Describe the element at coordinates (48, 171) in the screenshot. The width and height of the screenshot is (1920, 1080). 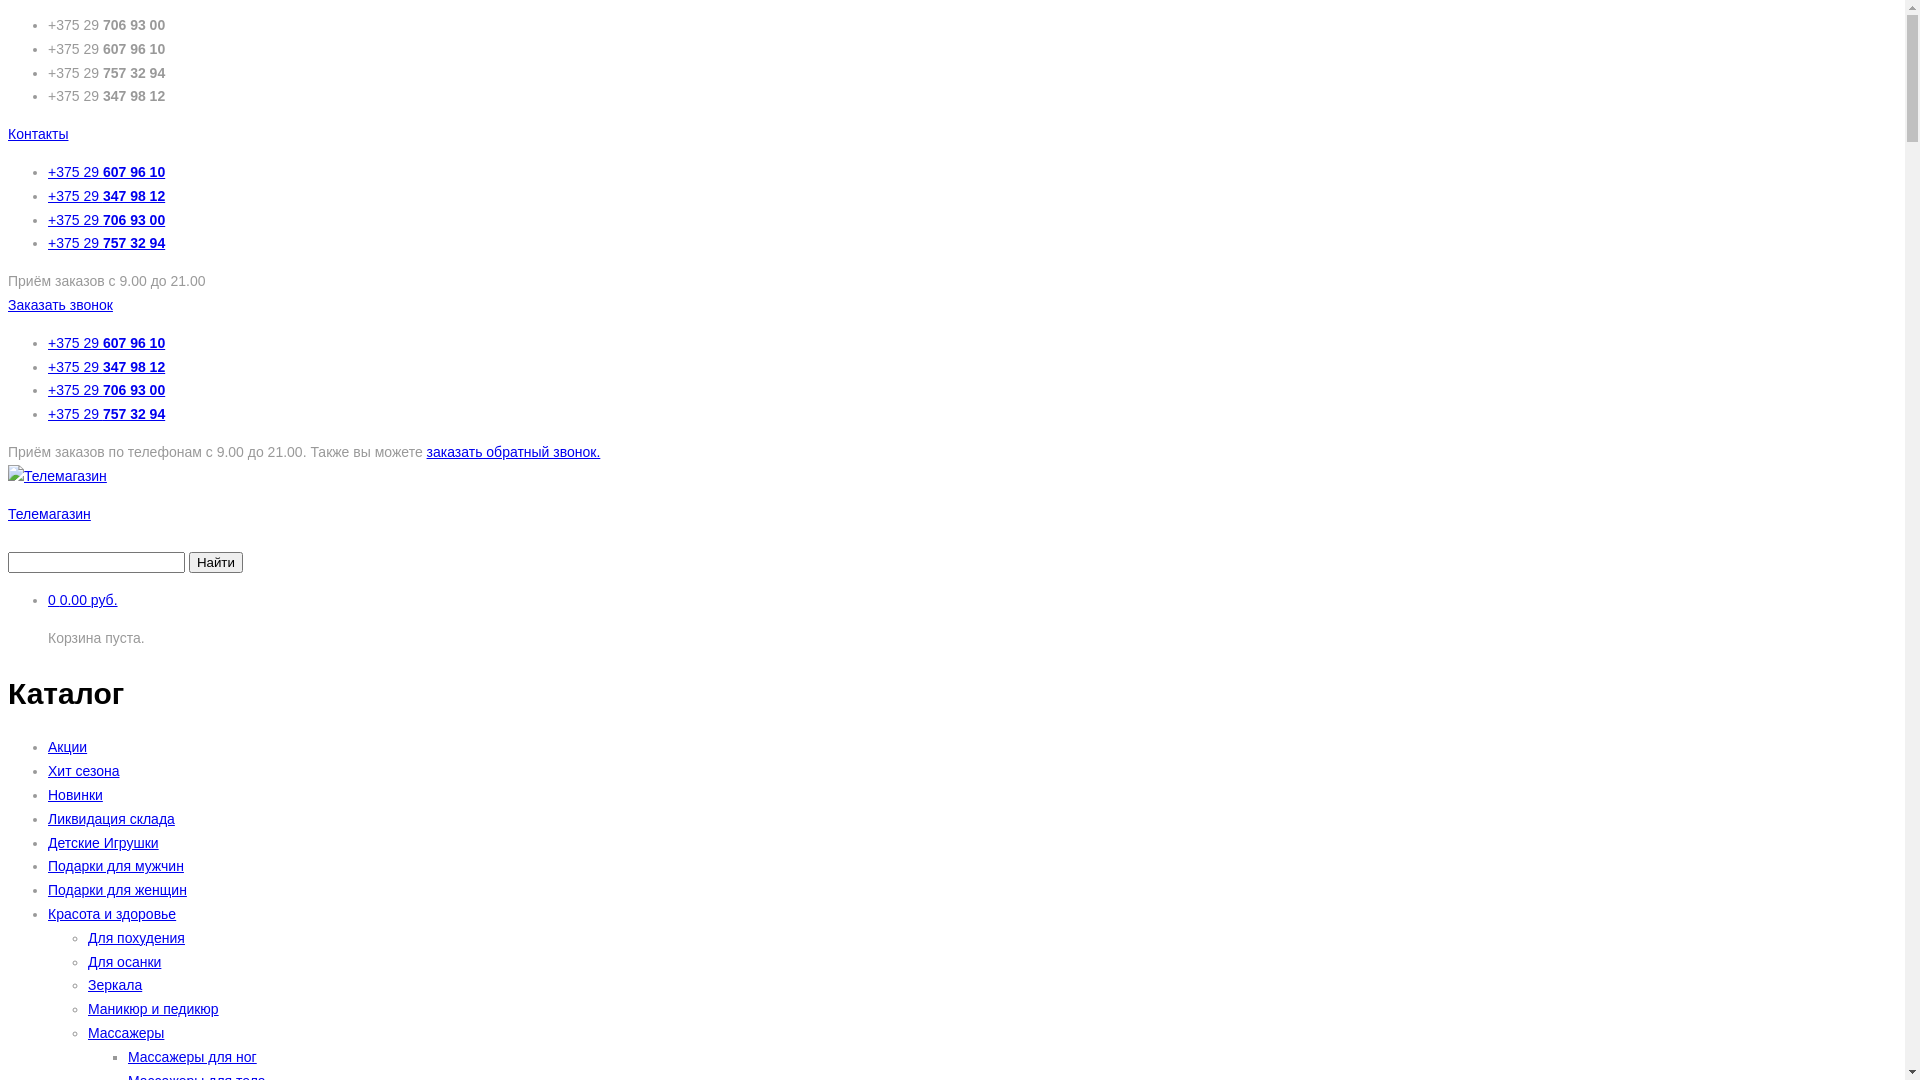
I see `'+375 29 607 96 10'` at that location.